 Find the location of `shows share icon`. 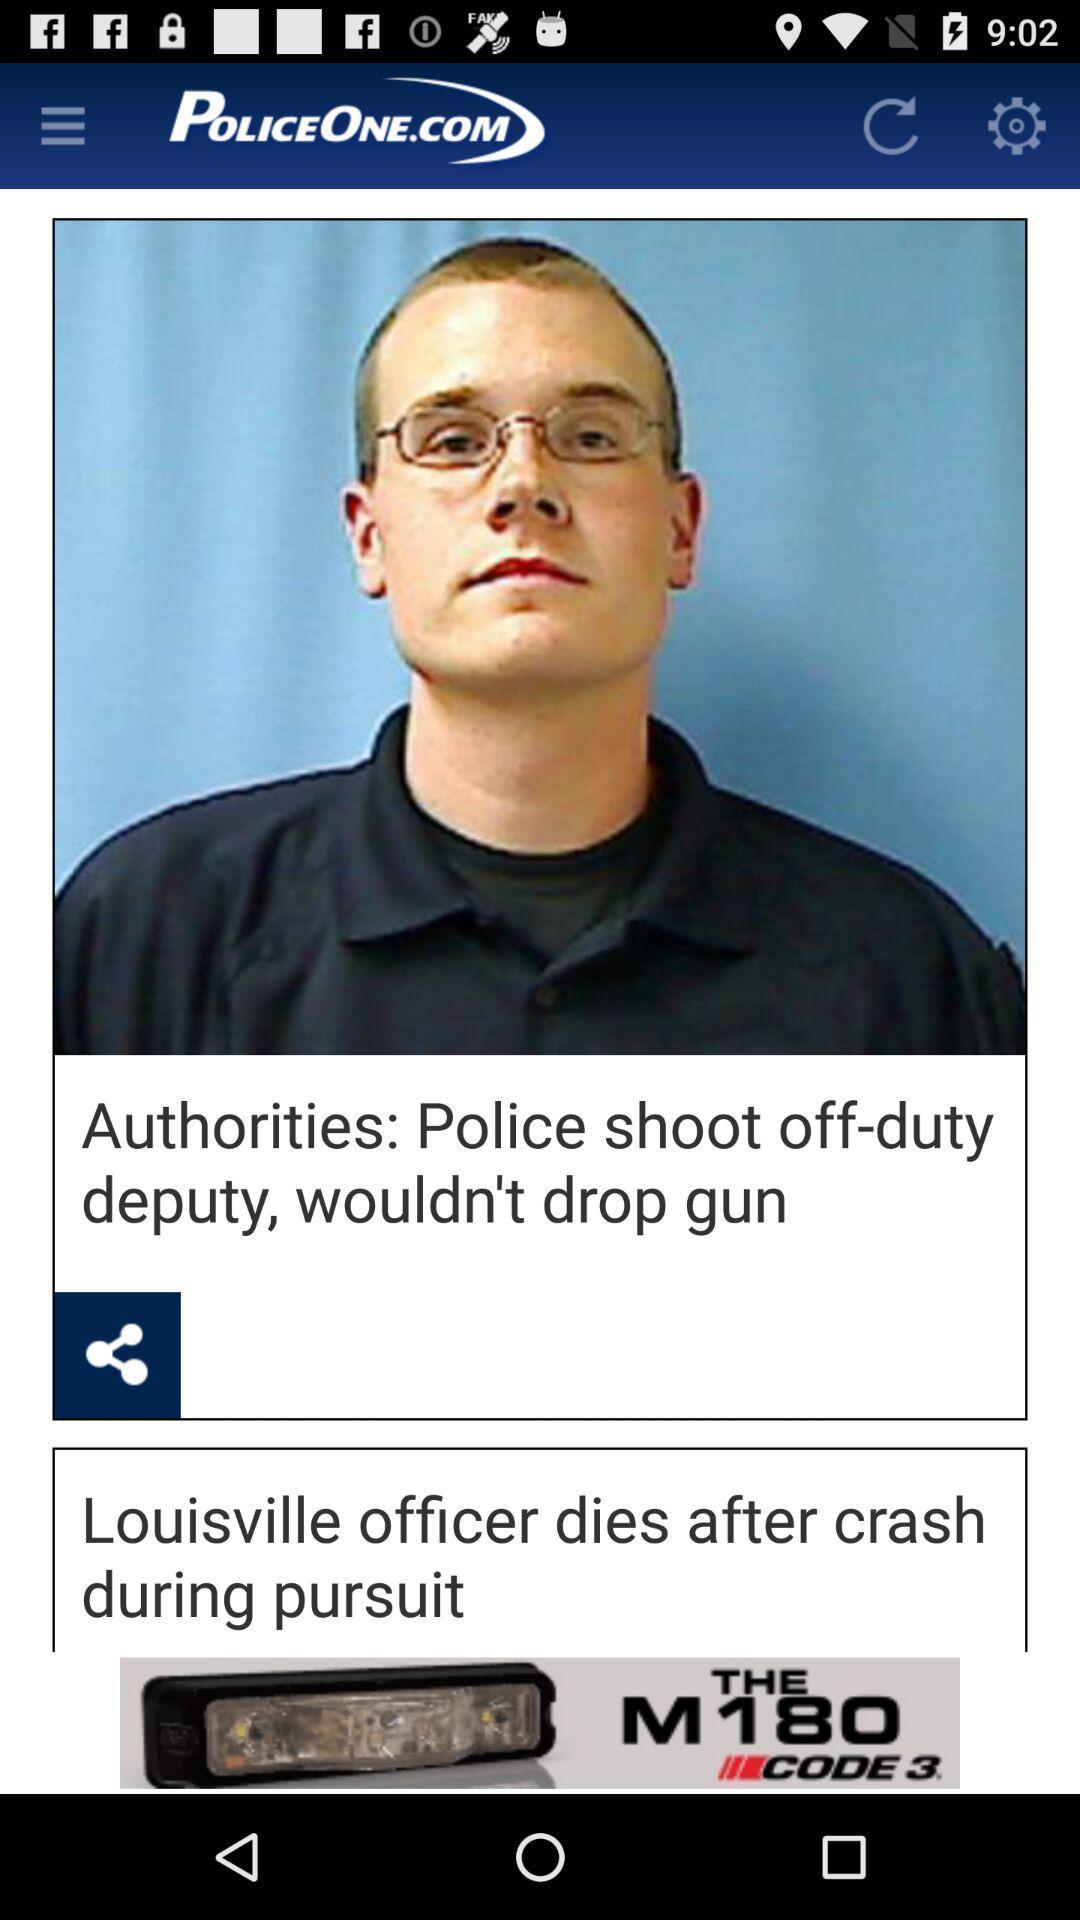

shows share icon is located at coordinates (117, 1355).